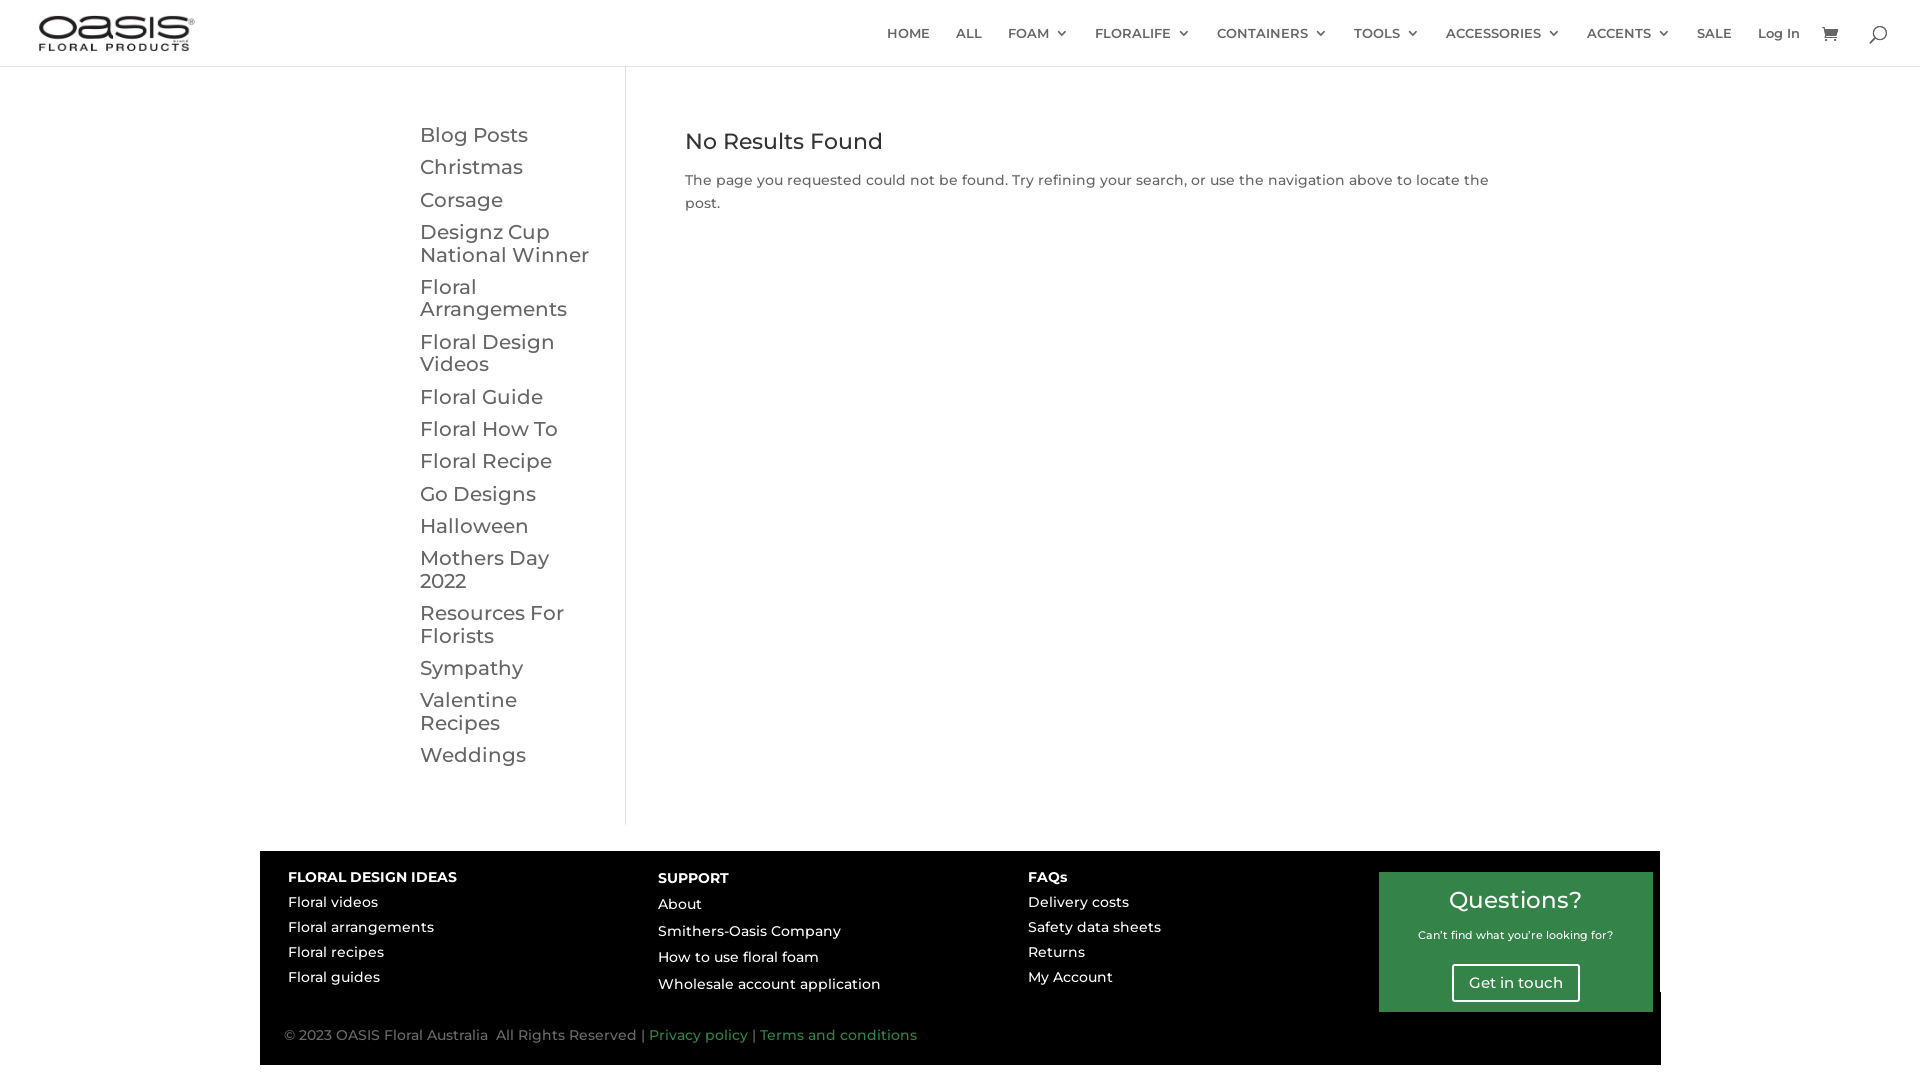  I want to click on 'Corsage', so click(460, 200).